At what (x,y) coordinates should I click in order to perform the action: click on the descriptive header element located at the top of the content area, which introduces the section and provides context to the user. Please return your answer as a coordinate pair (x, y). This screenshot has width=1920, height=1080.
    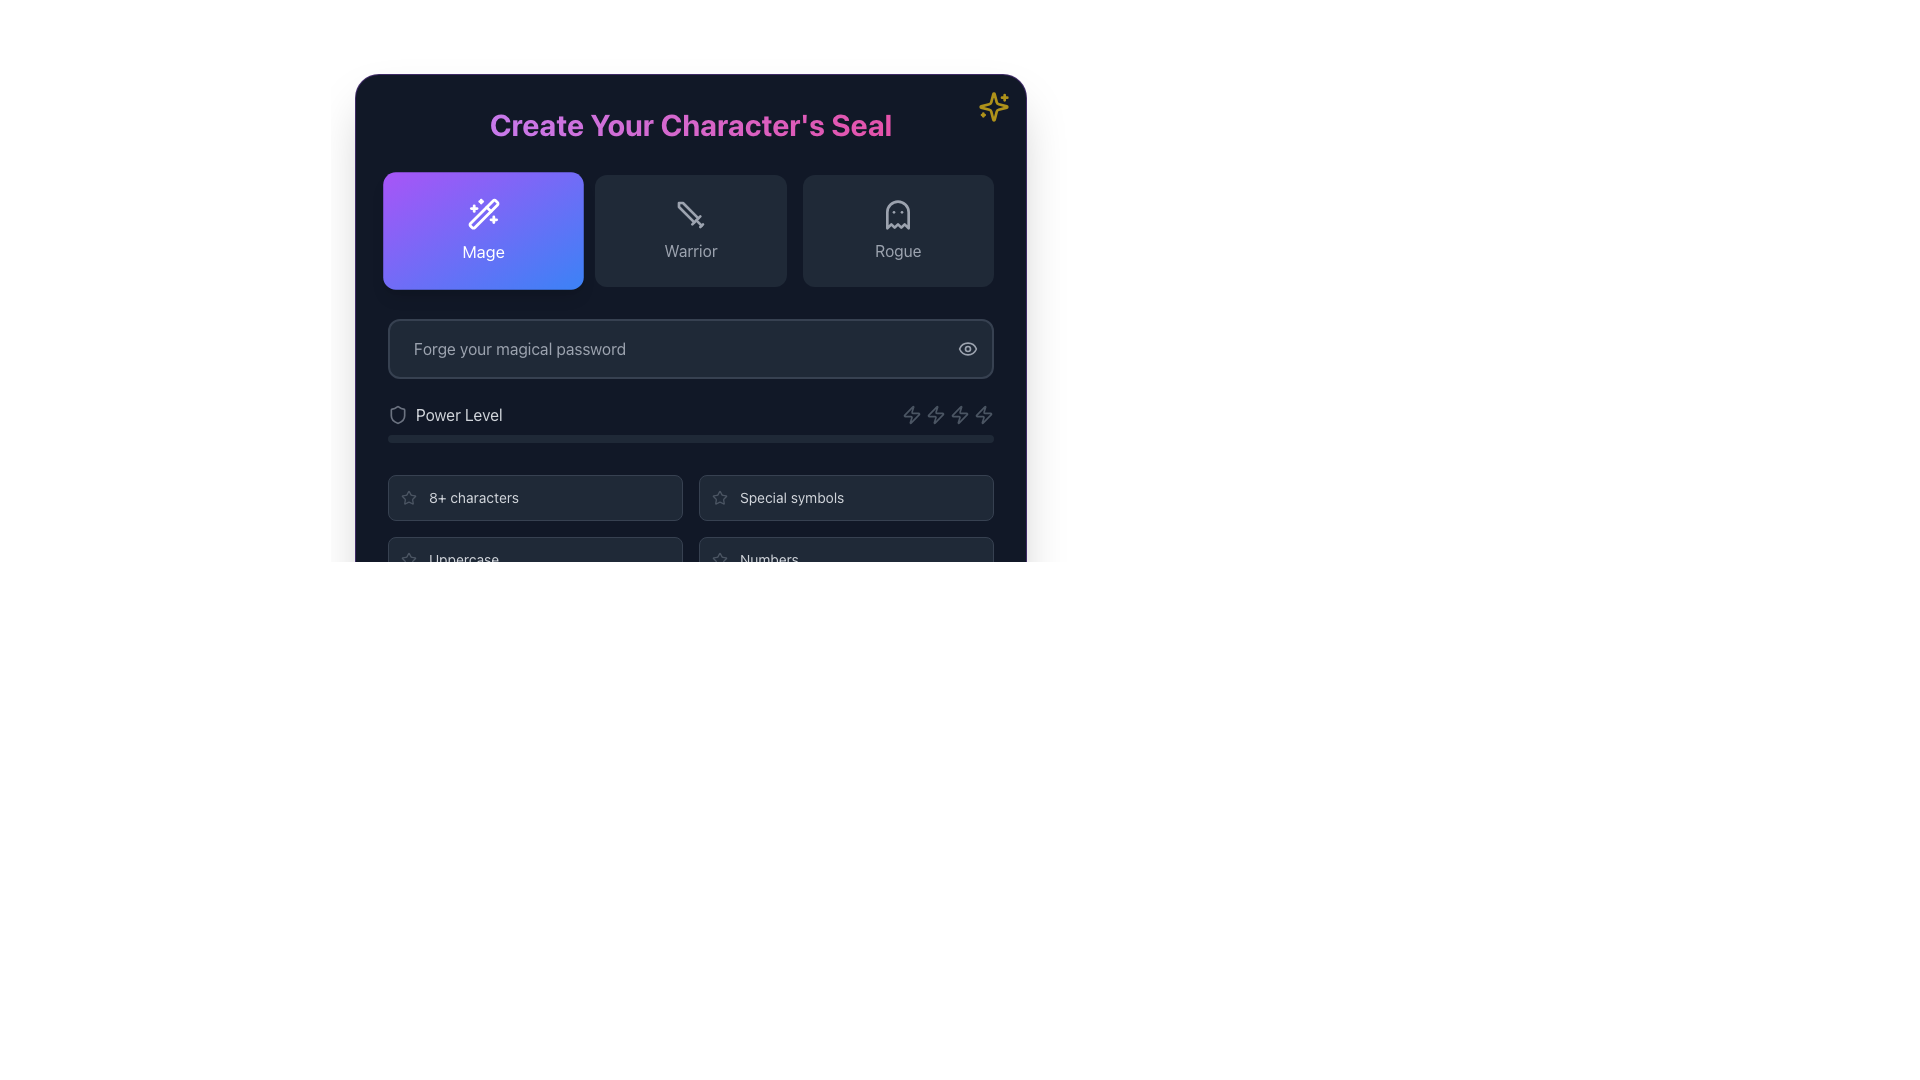
    Looking at the image, I should click on (691, 124).